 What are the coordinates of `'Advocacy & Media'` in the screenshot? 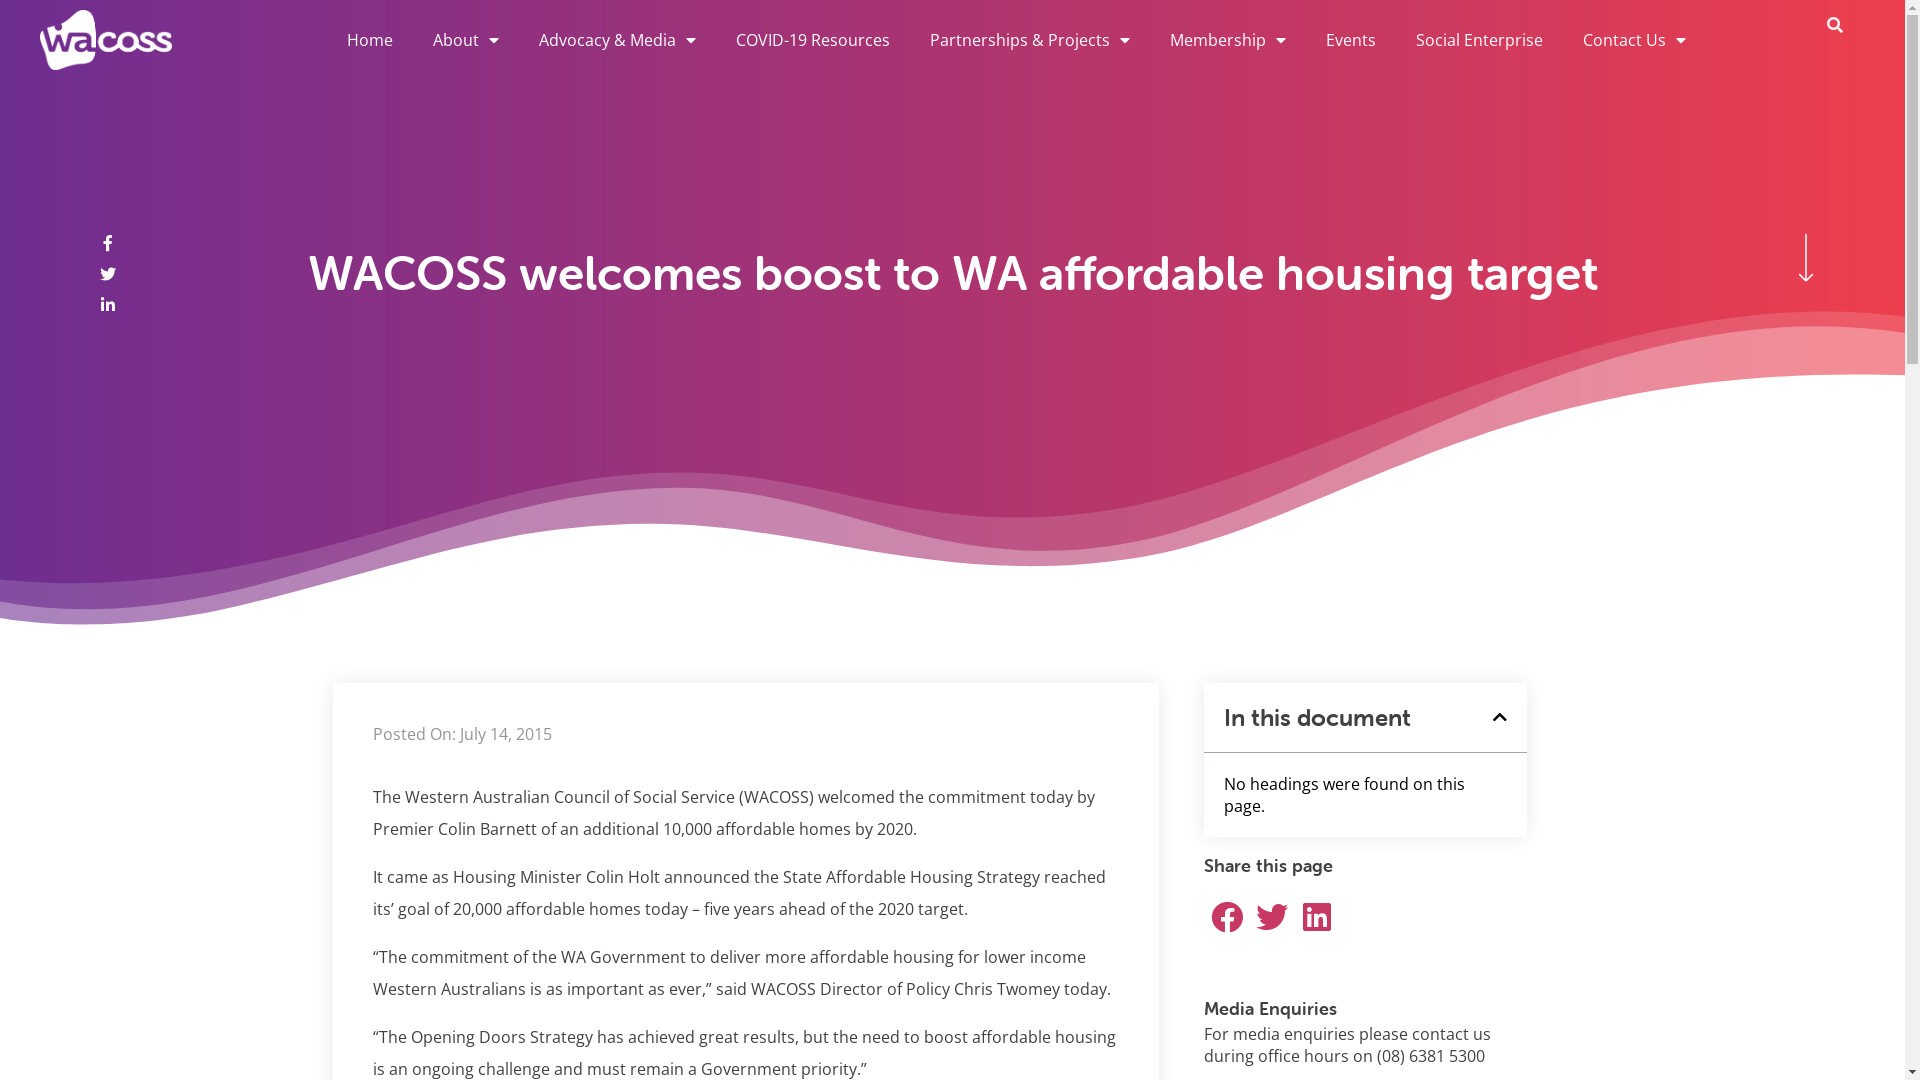 It's located at (616, 40).